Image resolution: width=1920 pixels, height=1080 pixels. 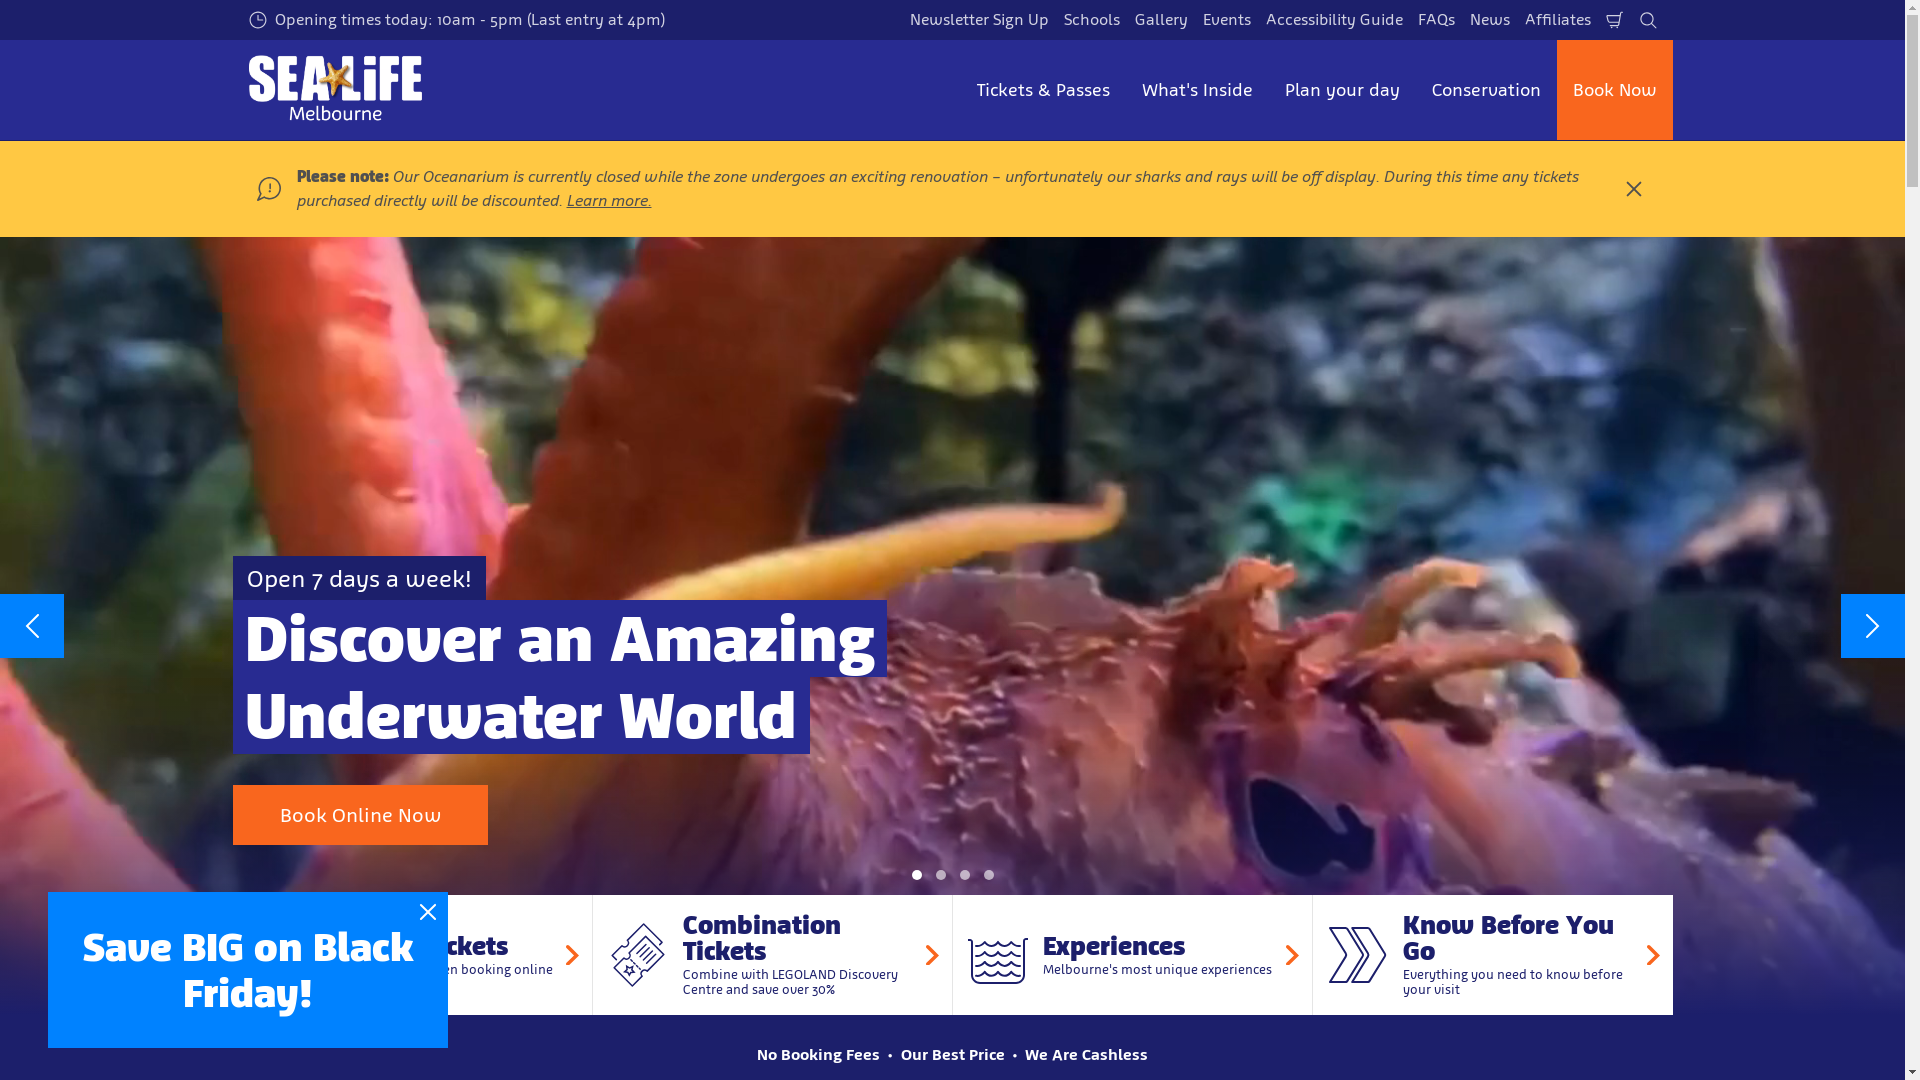 What do you see at coordinates (1557, 19) in the screenshot?
I see `'Affiliates'` at bounding box center [1557, 19].